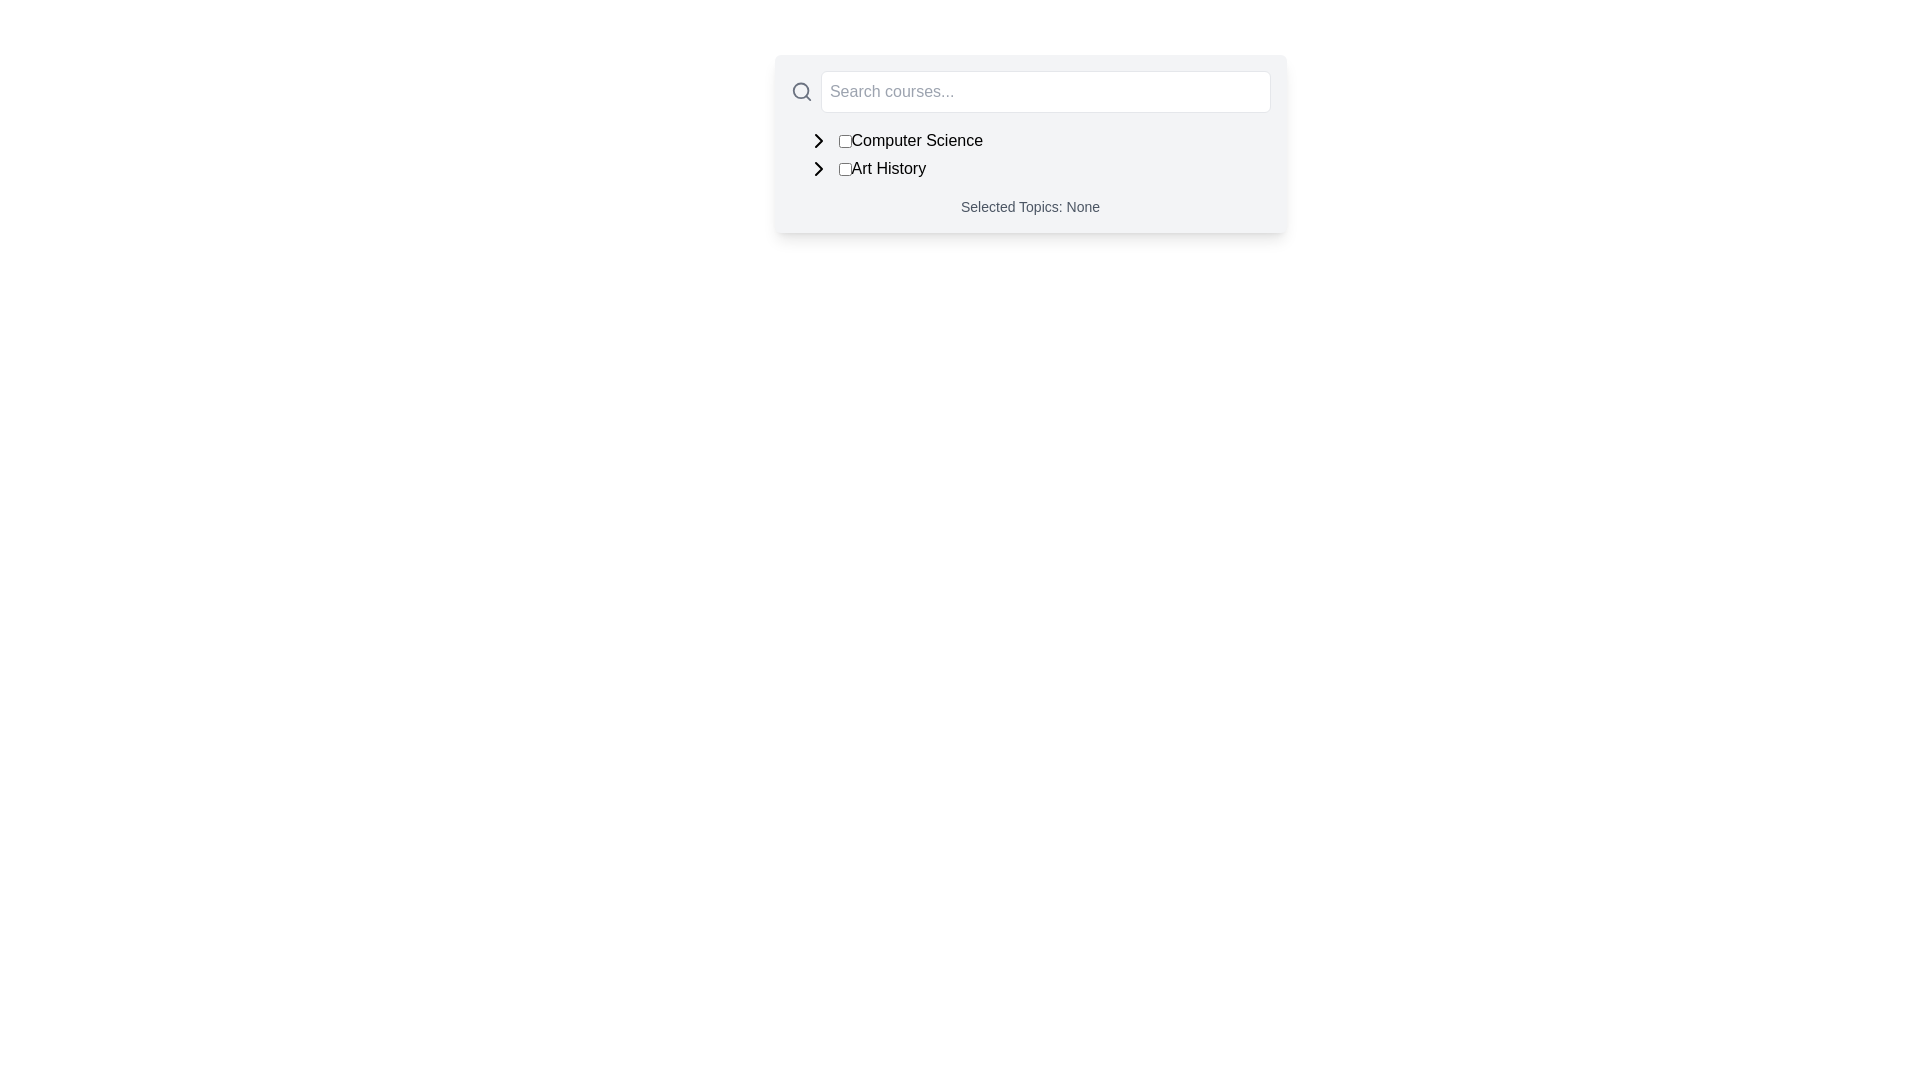 The width and height of the screenshot is (1920, 1080). Describe the element at coordinates (844, 140) in the screenshot. I see `the checkbox that allows users to select or deselect the 'Computer Science' option, positioned between an arrow icon and the text 'Computer Science' in the upper-left quadrant of the interface` at that location.